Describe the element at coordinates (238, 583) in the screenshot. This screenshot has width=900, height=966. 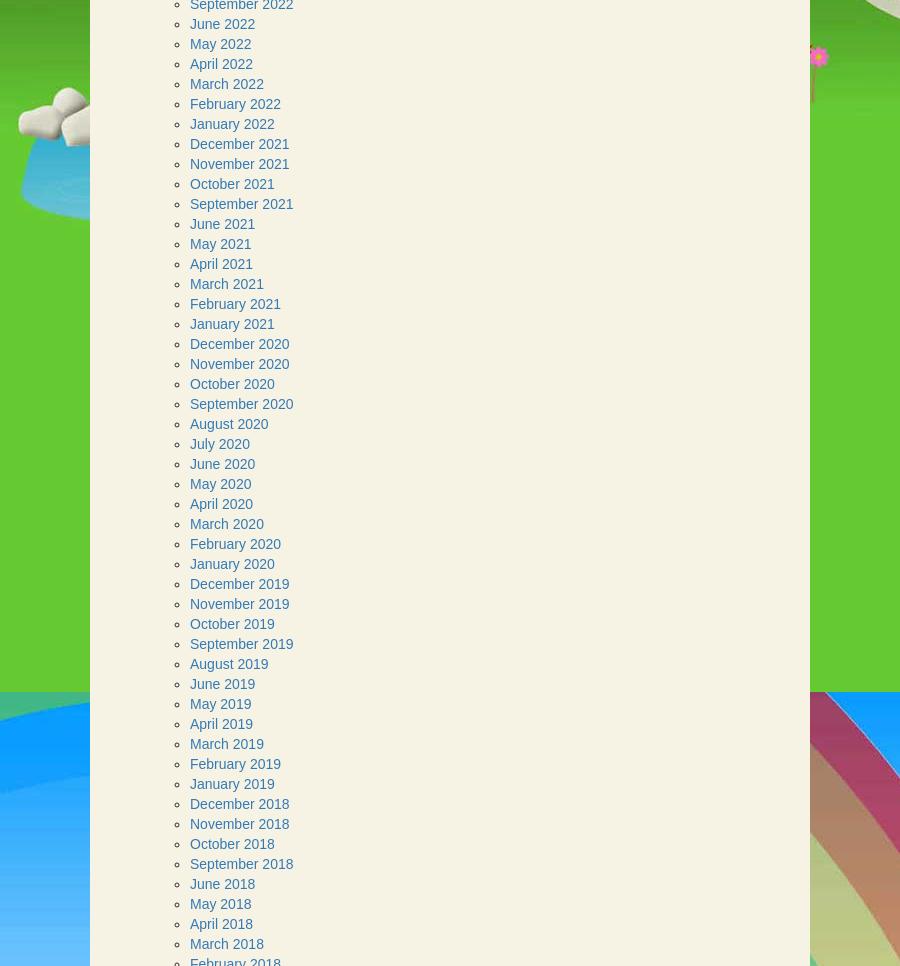
I see `'December 2019'` at that location.